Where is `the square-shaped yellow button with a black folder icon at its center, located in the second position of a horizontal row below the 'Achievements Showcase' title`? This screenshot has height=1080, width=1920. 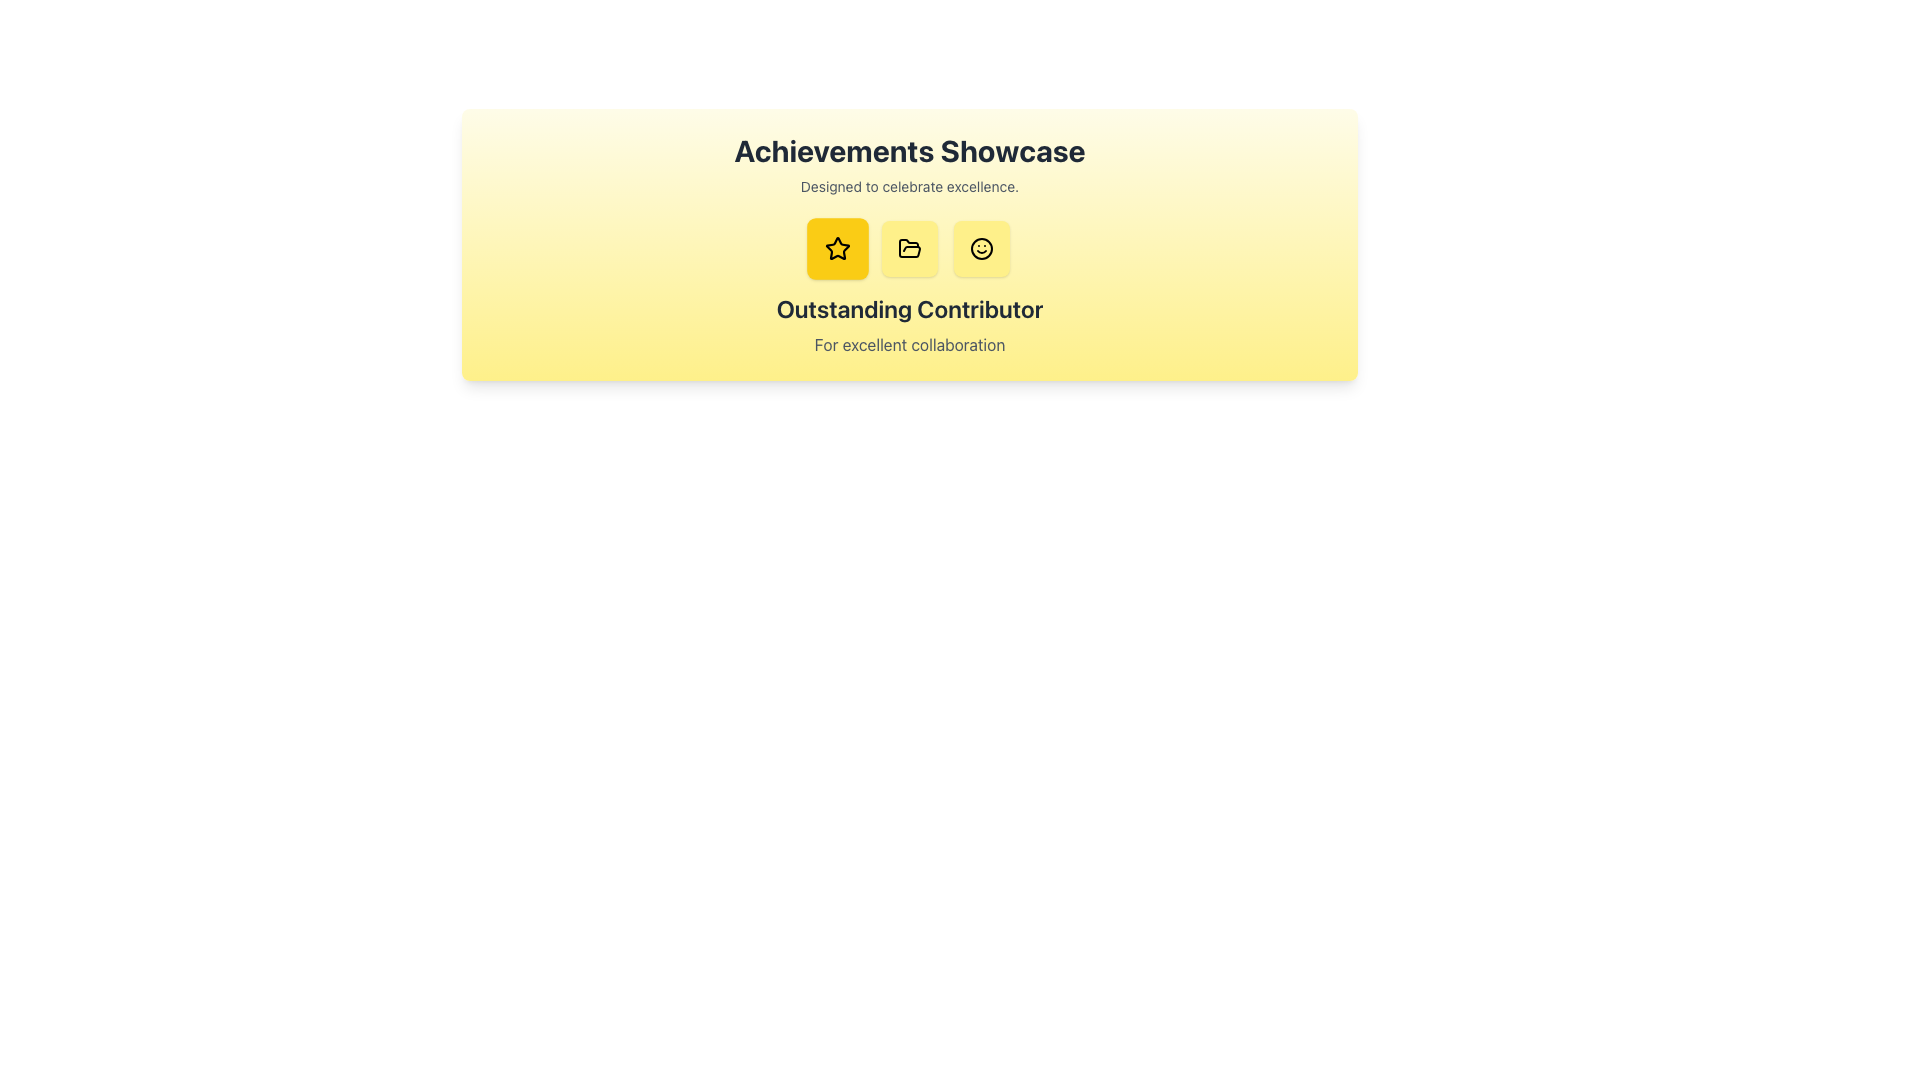 the square-shaped yellow button with a black folder icon at its center, located in the second position of a horizontal row below the 'Achievements Showcase' title is located at coordinates (909, 248).